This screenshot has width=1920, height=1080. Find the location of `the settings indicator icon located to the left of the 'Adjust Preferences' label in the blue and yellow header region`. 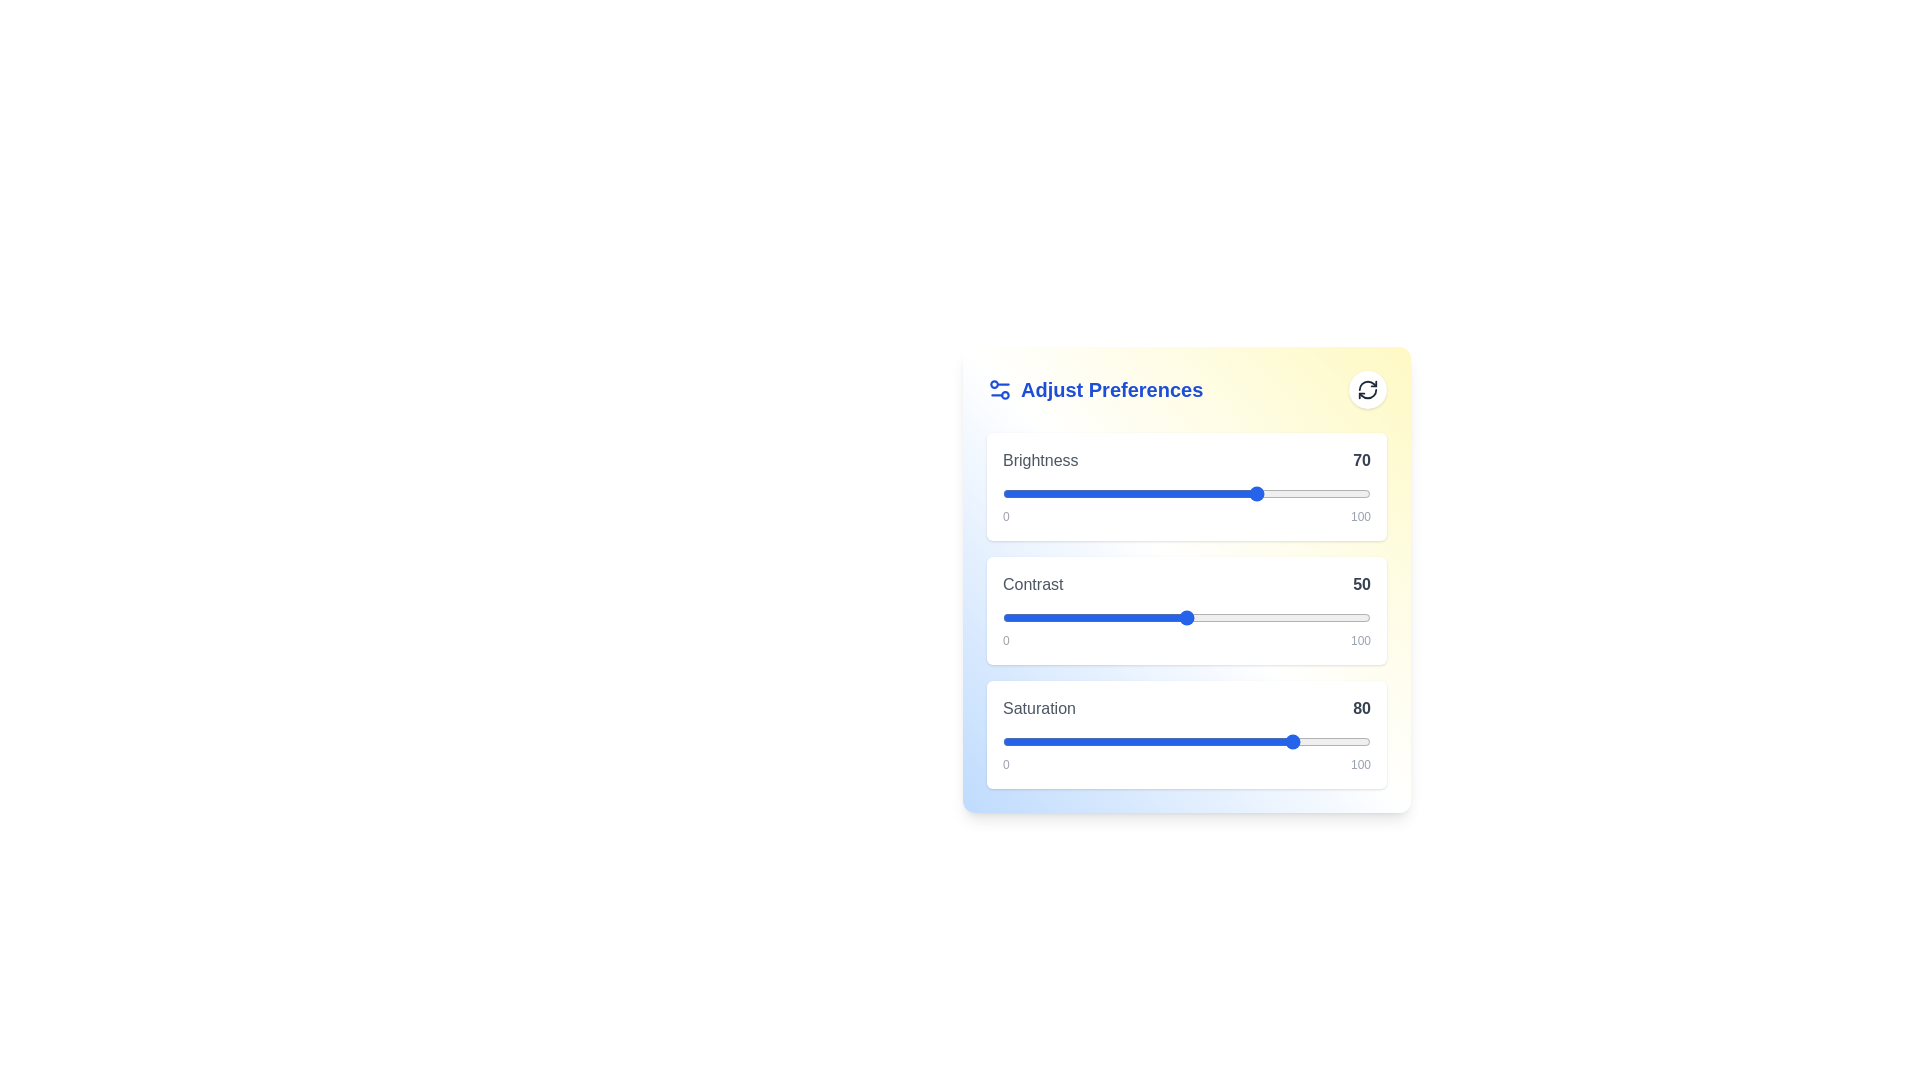

the settings indicator icon located to the left of the 'Adjust Preferences' label in the blue and yellow header region is located at coordinates (999, 389).